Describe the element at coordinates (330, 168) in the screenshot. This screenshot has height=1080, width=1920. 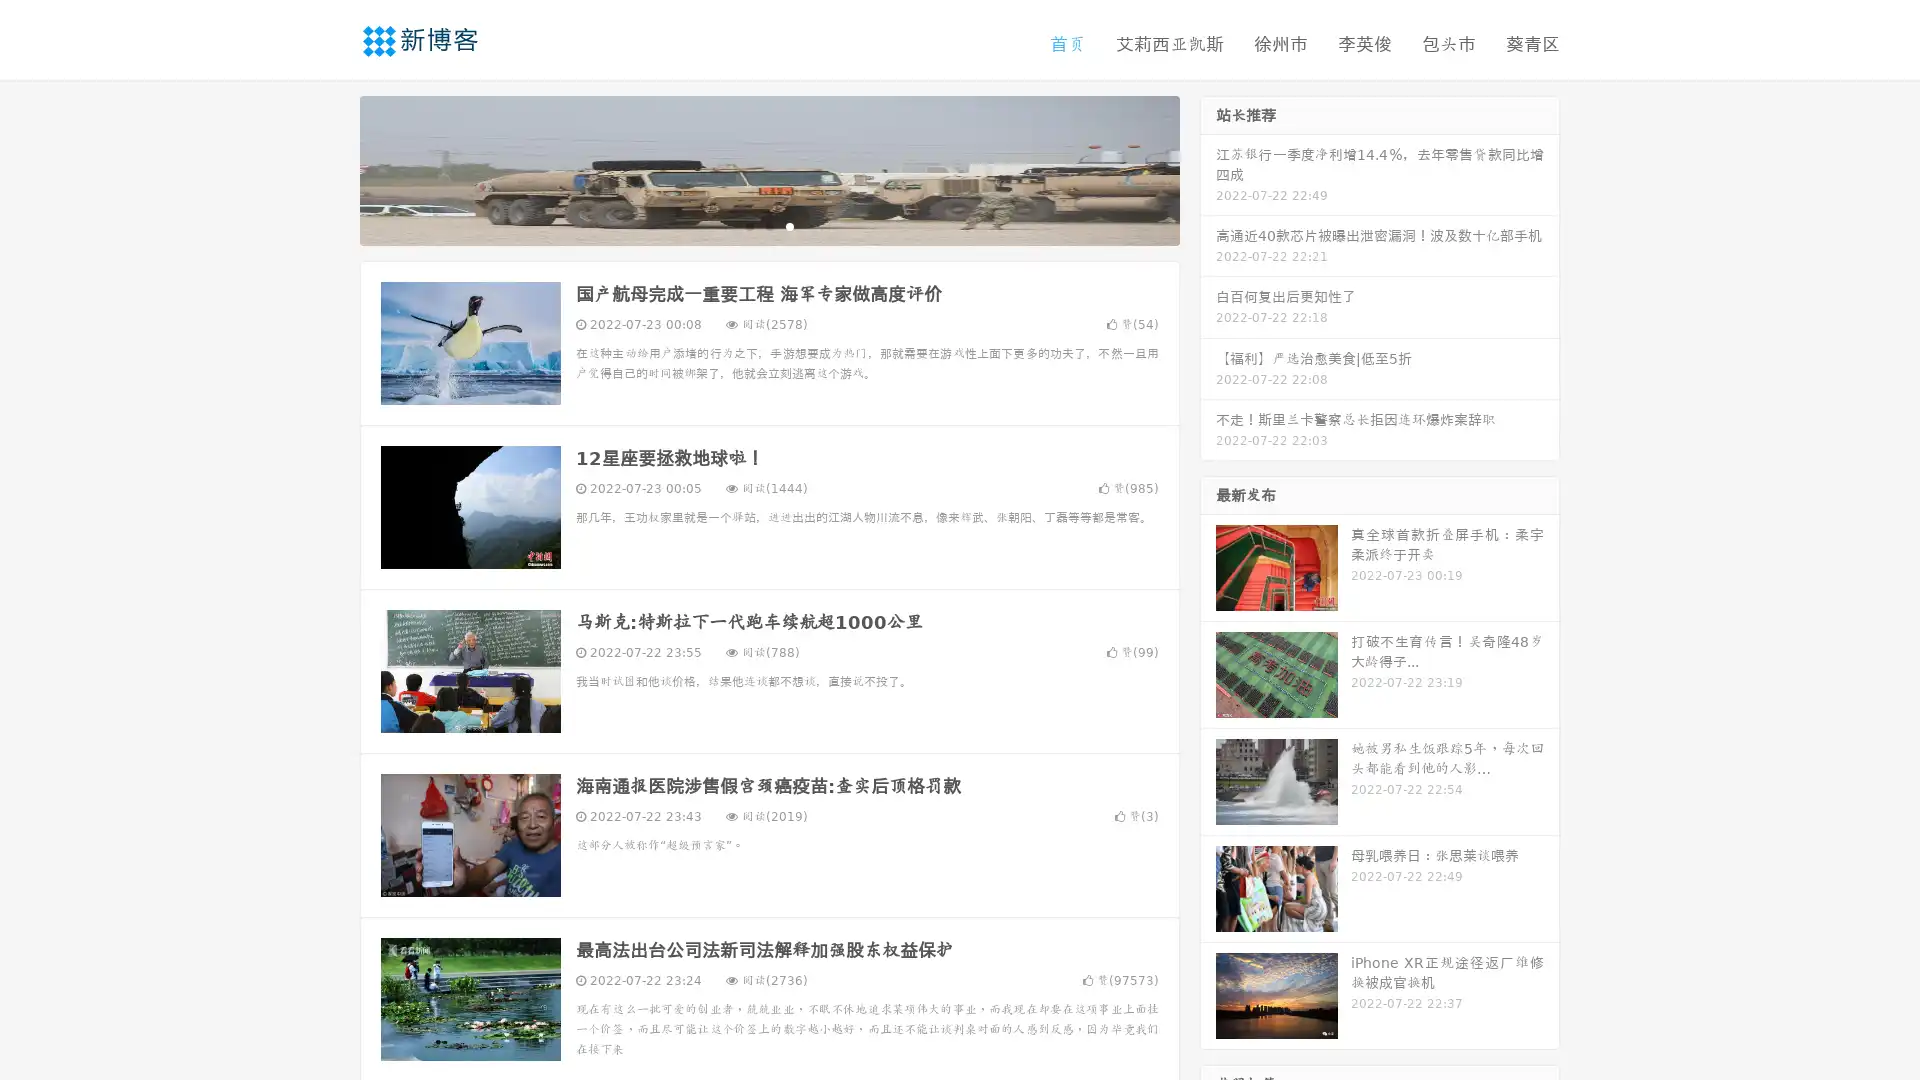
I see `Previous slide` at that location.